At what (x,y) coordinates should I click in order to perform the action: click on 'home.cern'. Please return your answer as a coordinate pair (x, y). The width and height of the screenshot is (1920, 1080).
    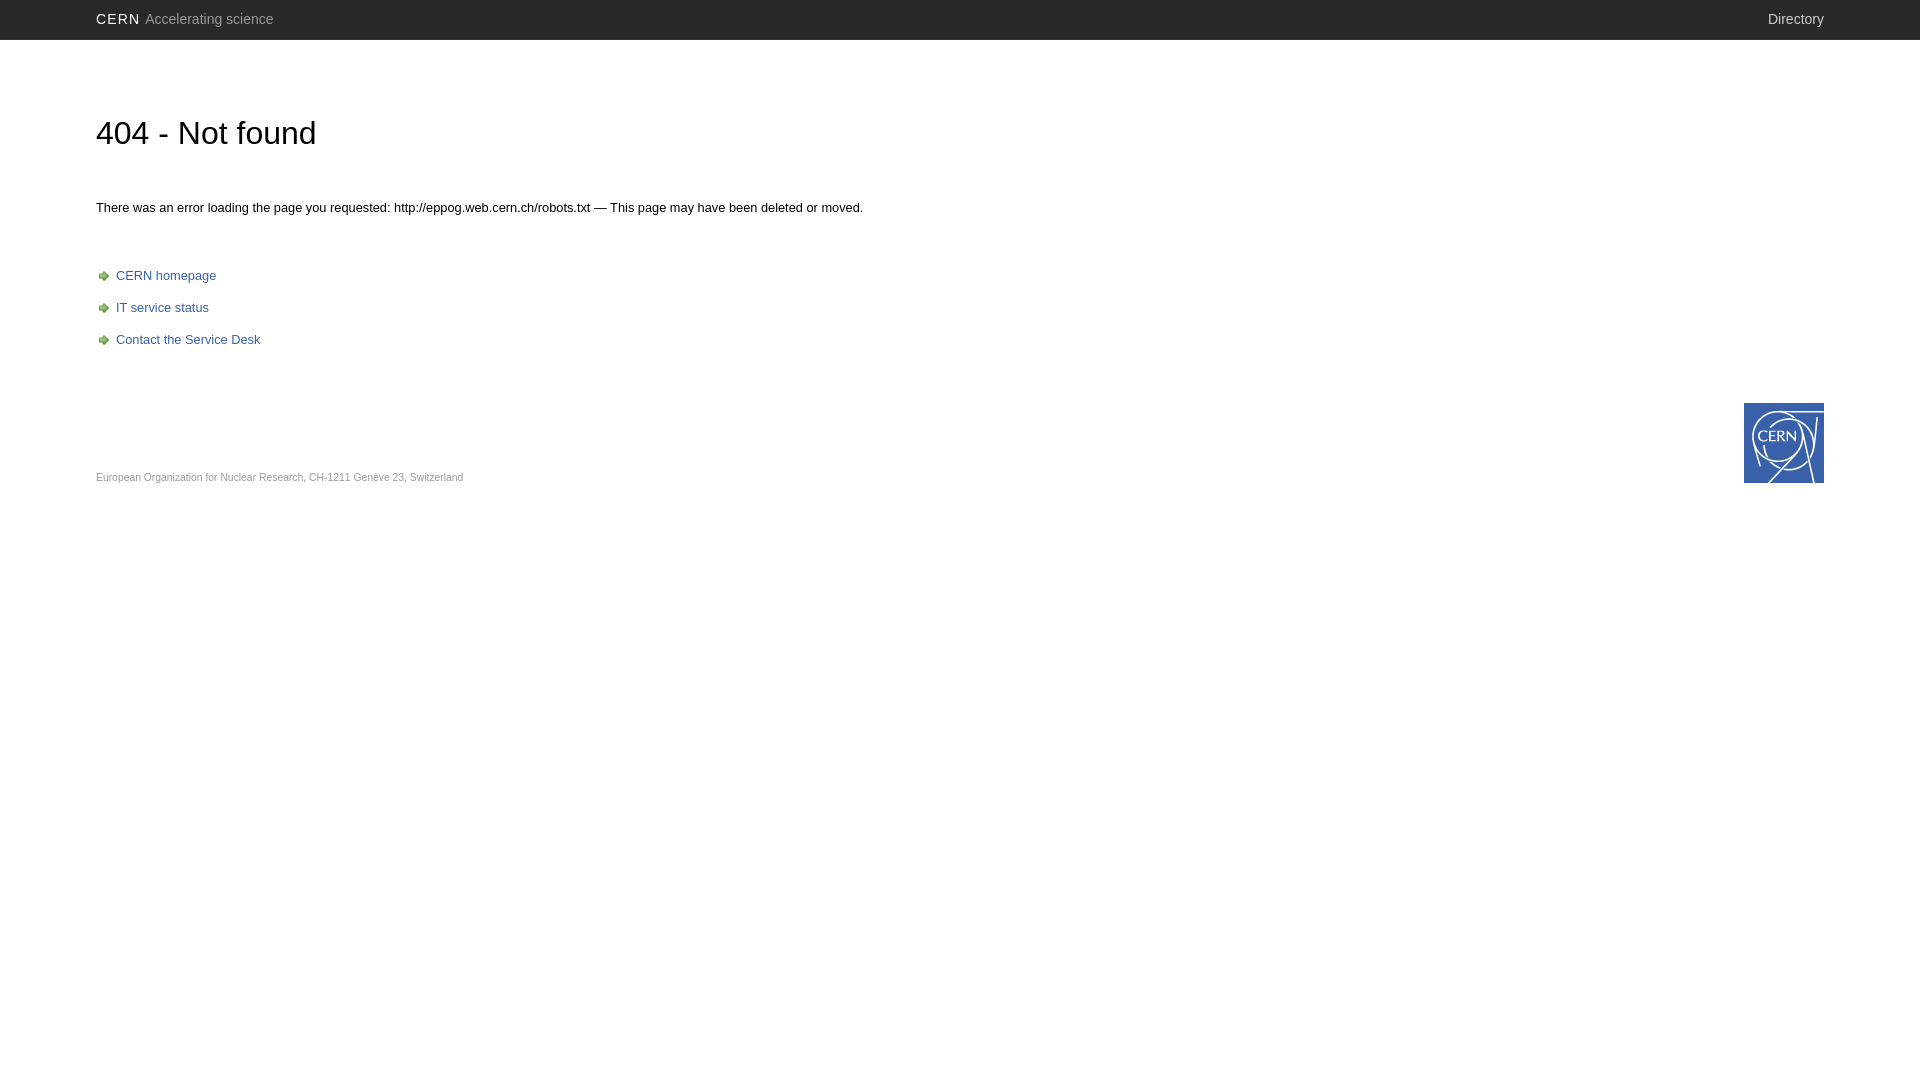
    Looking at the image, I should click on (1784, 442).